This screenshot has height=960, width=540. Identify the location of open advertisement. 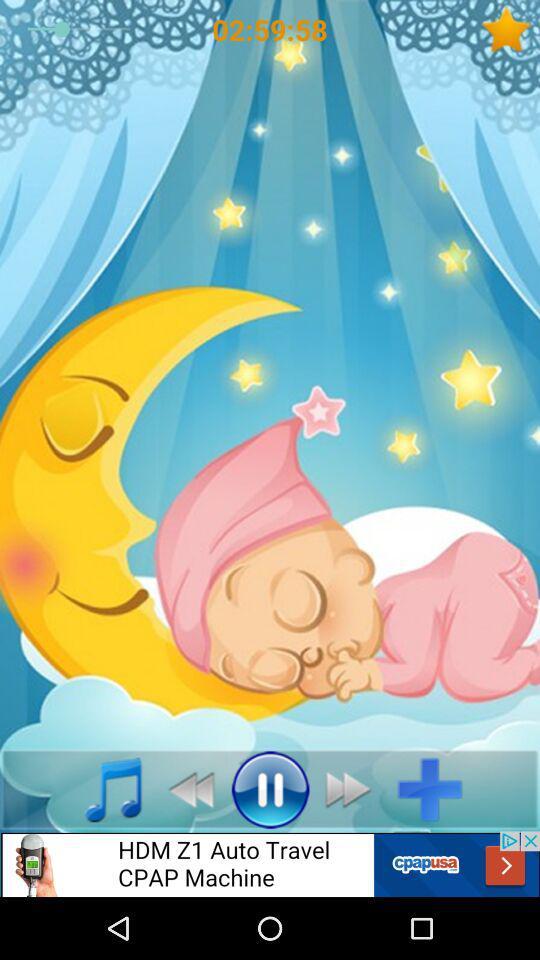
(270, 863).